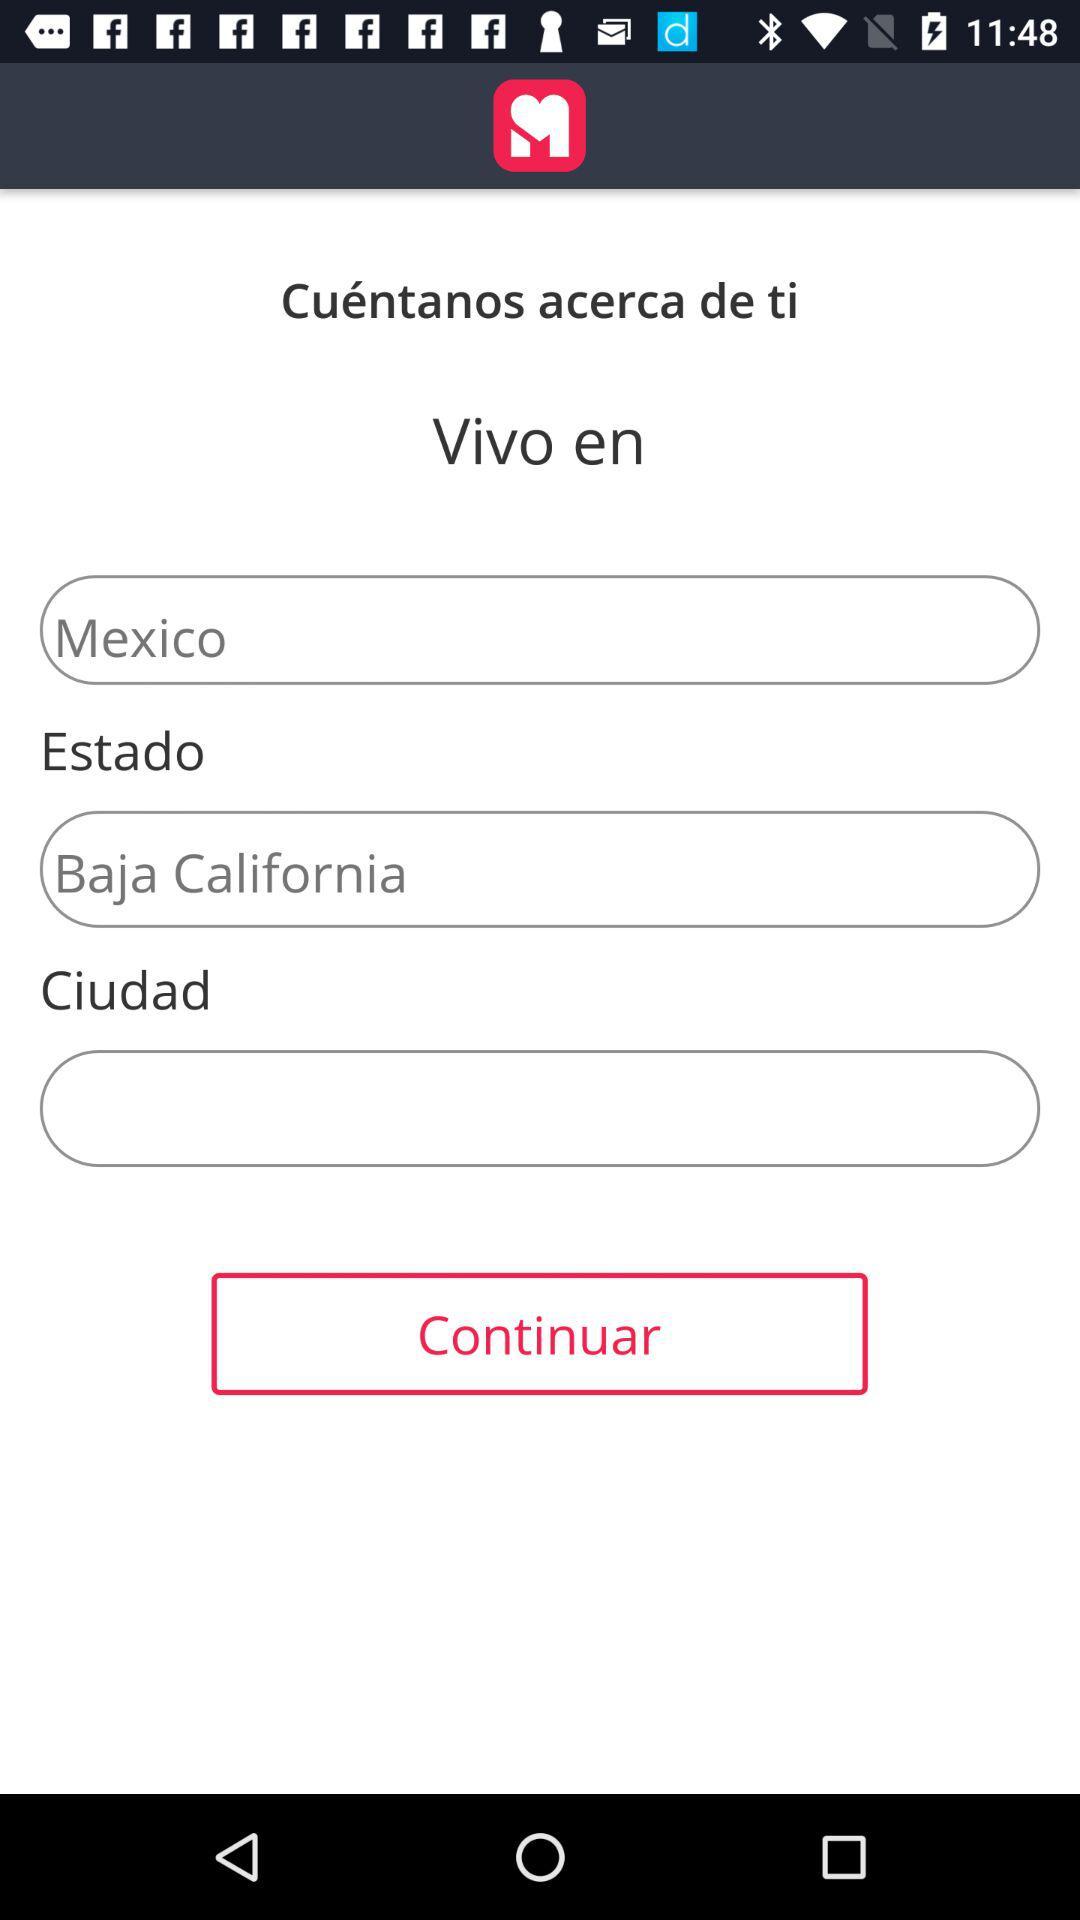 Image resolution: width=1080 pixels, height=1920 pixels. Describe the element at coordinates (540, 869) in the screenshot. I see `the item below estado item` at that location.